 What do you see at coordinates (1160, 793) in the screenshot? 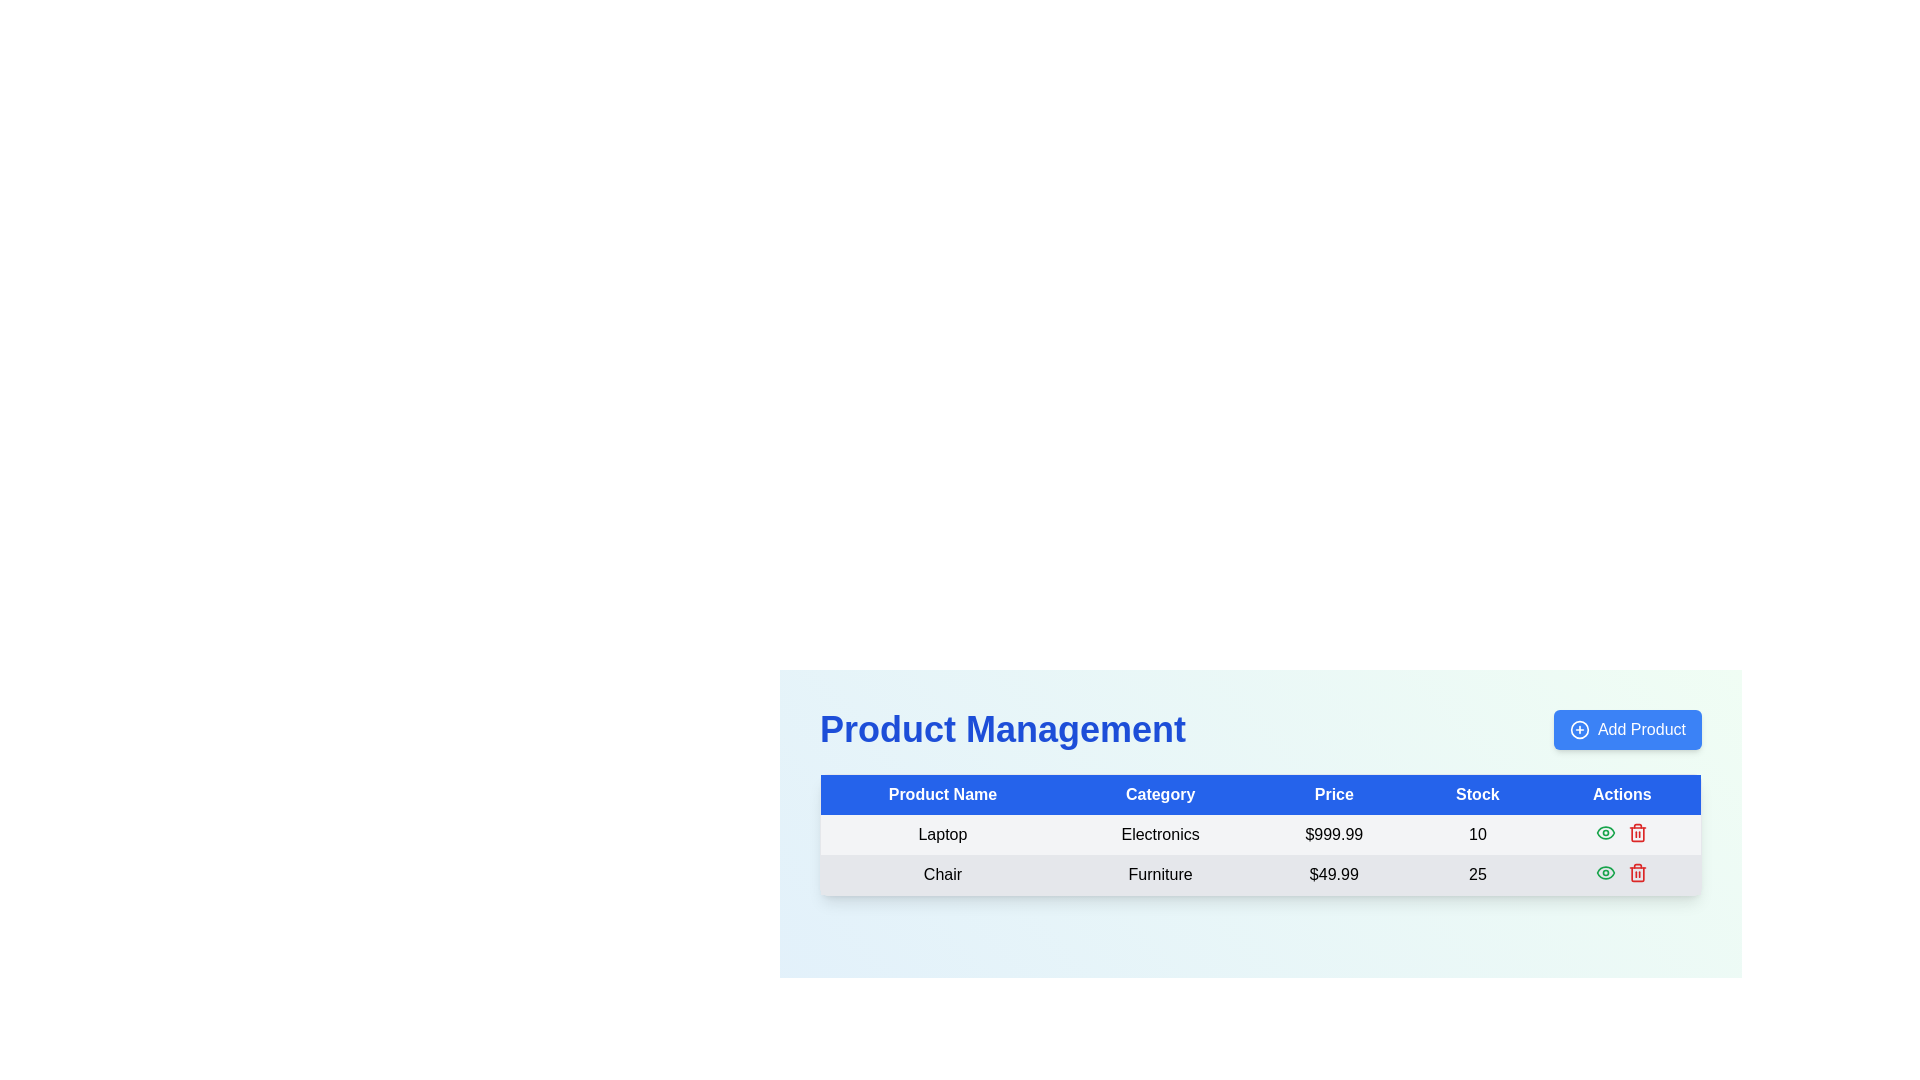
I see `the blue rectangular header cell labeled 'Category' in the table header row, which is the second column header after 'Product Name'` at bounding box center [1160, 793].